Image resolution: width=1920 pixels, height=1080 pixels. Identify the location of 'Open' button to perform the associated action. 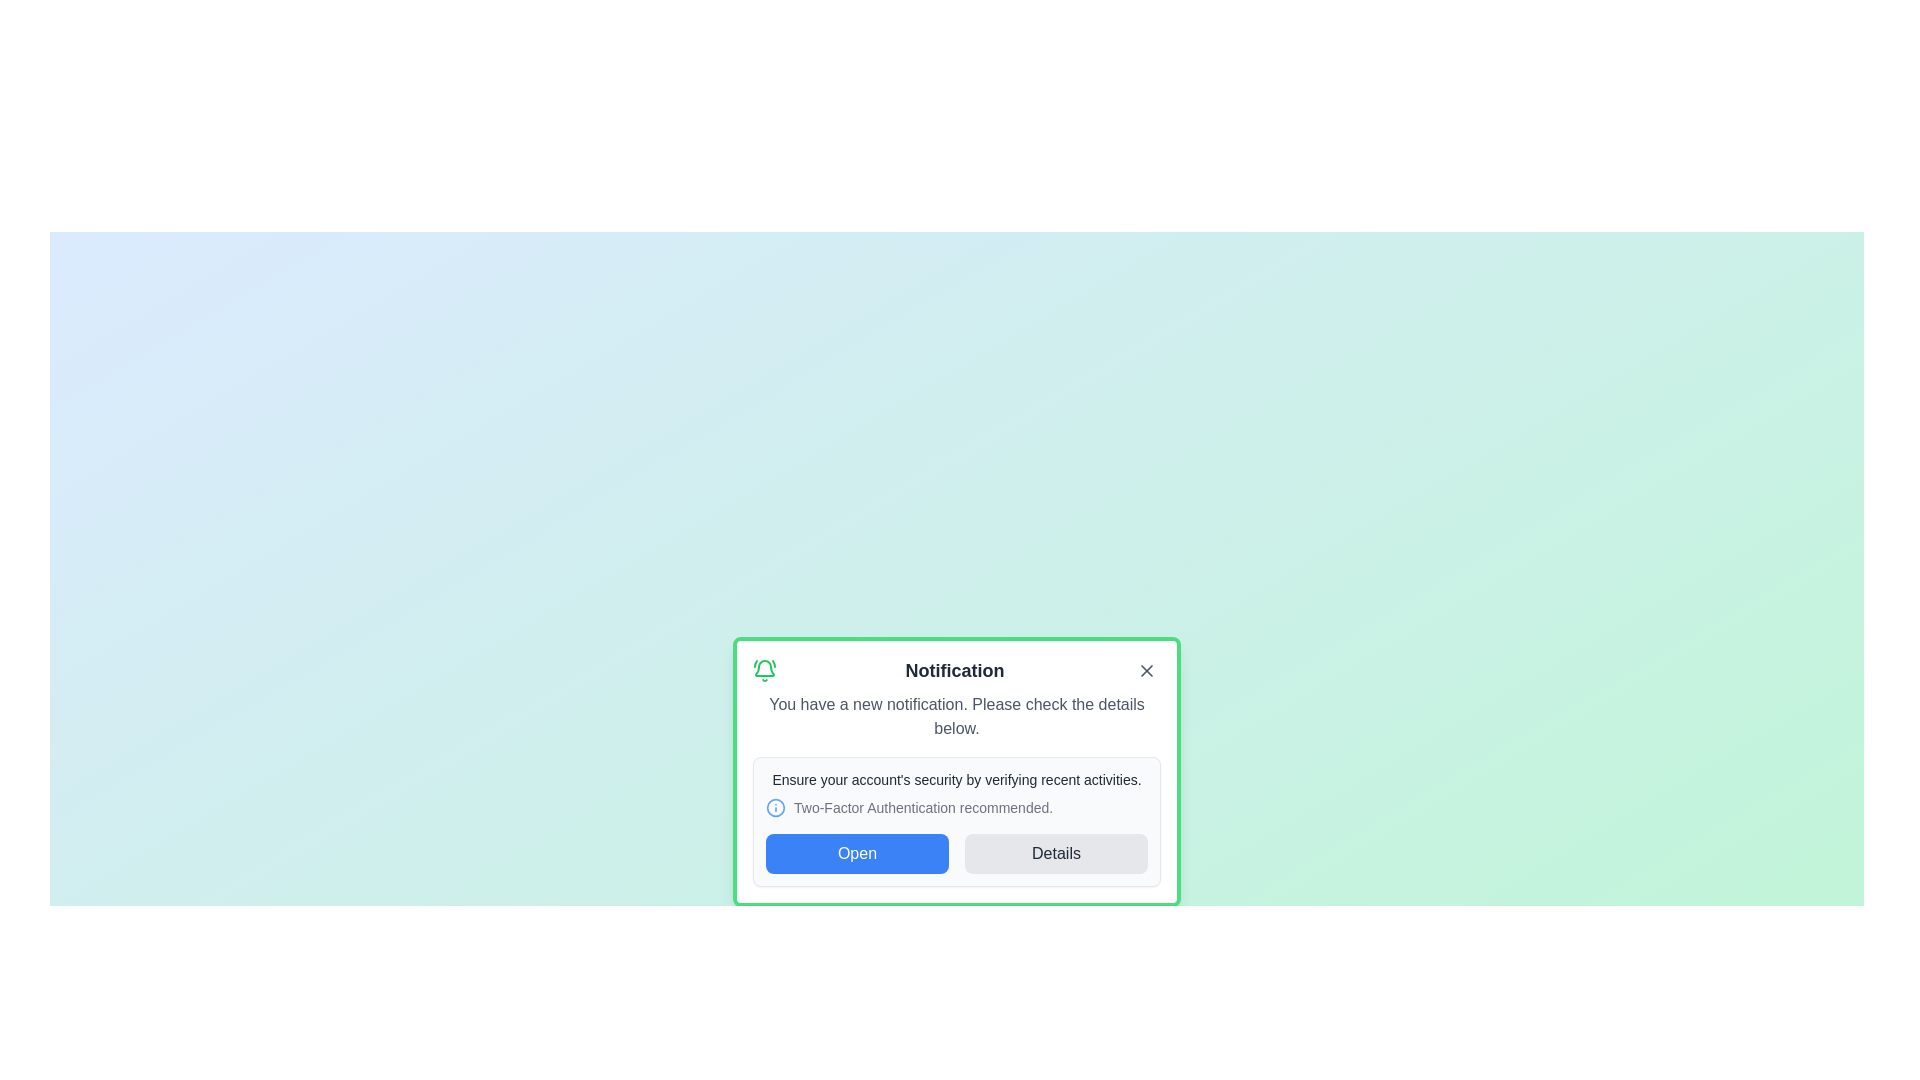
(857, 853).